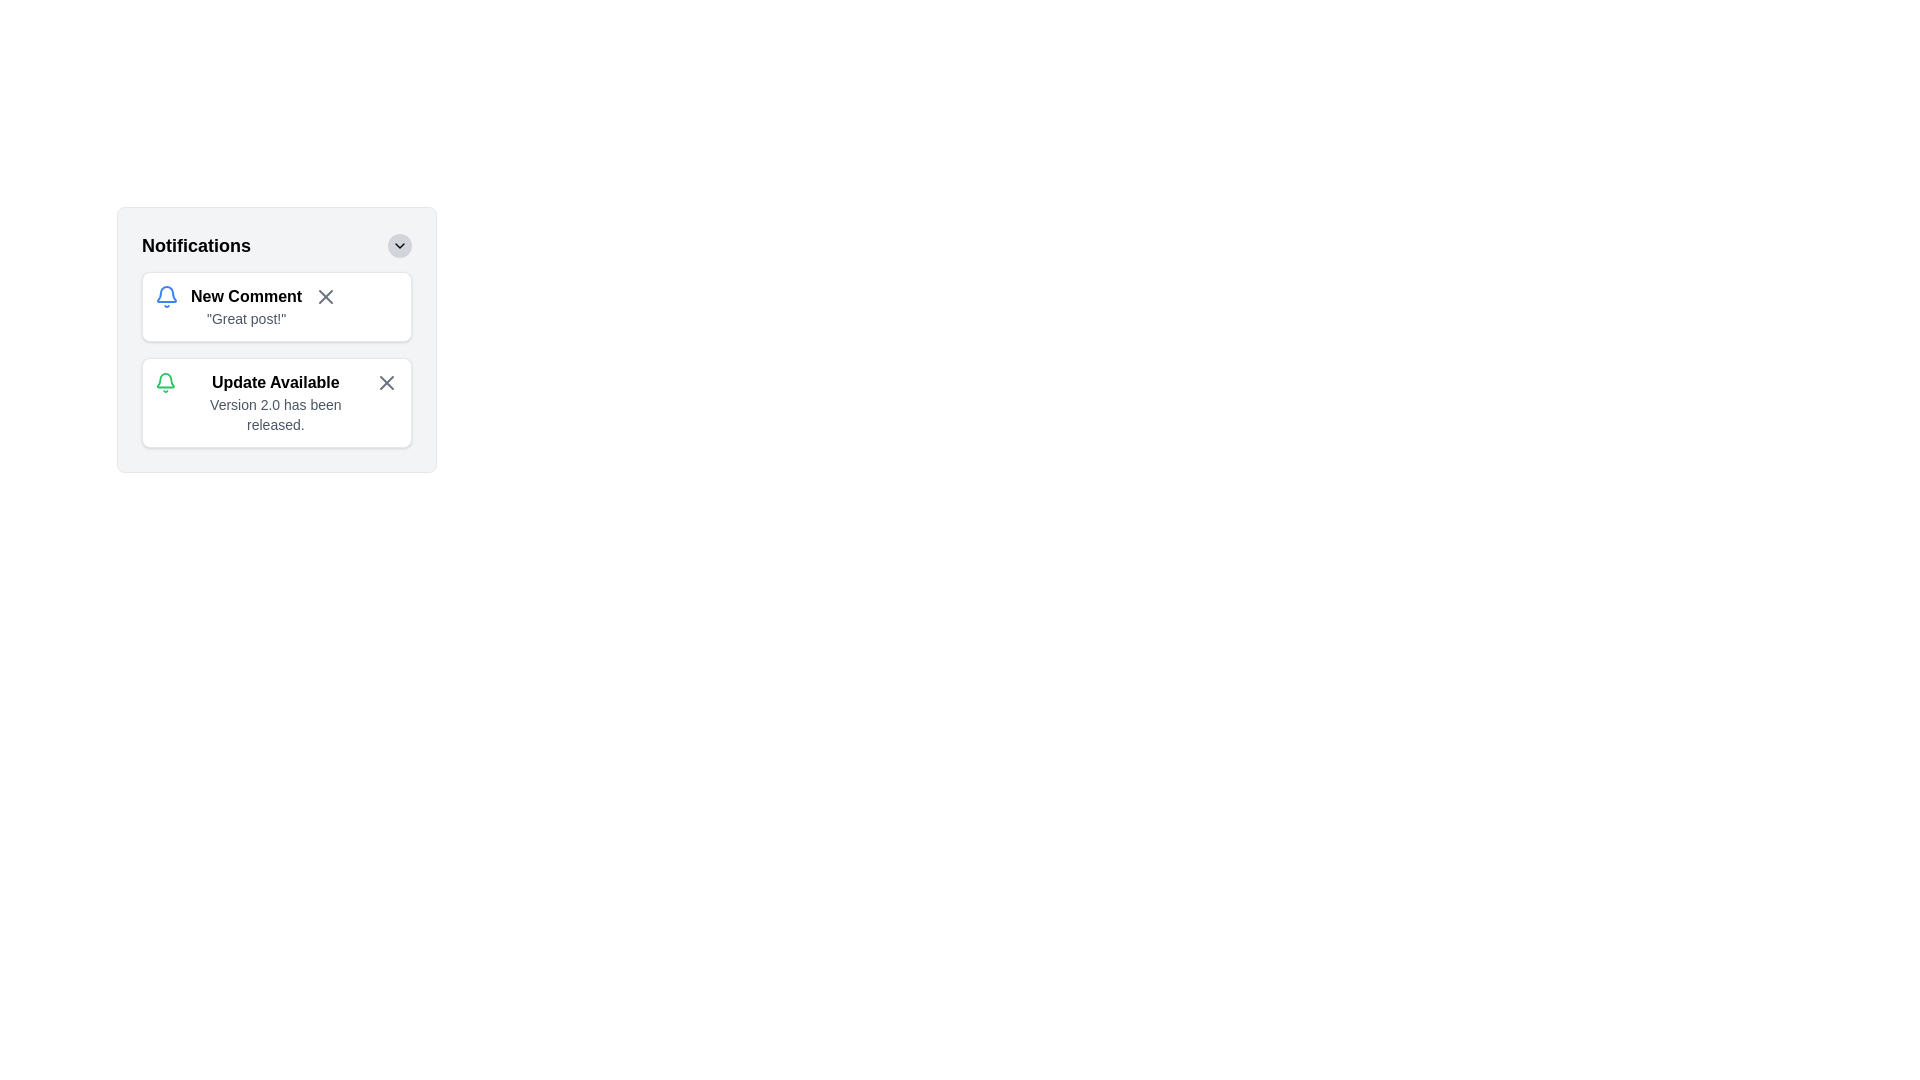 The width and height of the screenshot is (1920, 1080). Describe the element at coordinates (245, 297) in the screenshot. I see `the static text label that describes the notification card titled 'New Comment "Great post!"', which is located in the top section of the notification card` at that location.